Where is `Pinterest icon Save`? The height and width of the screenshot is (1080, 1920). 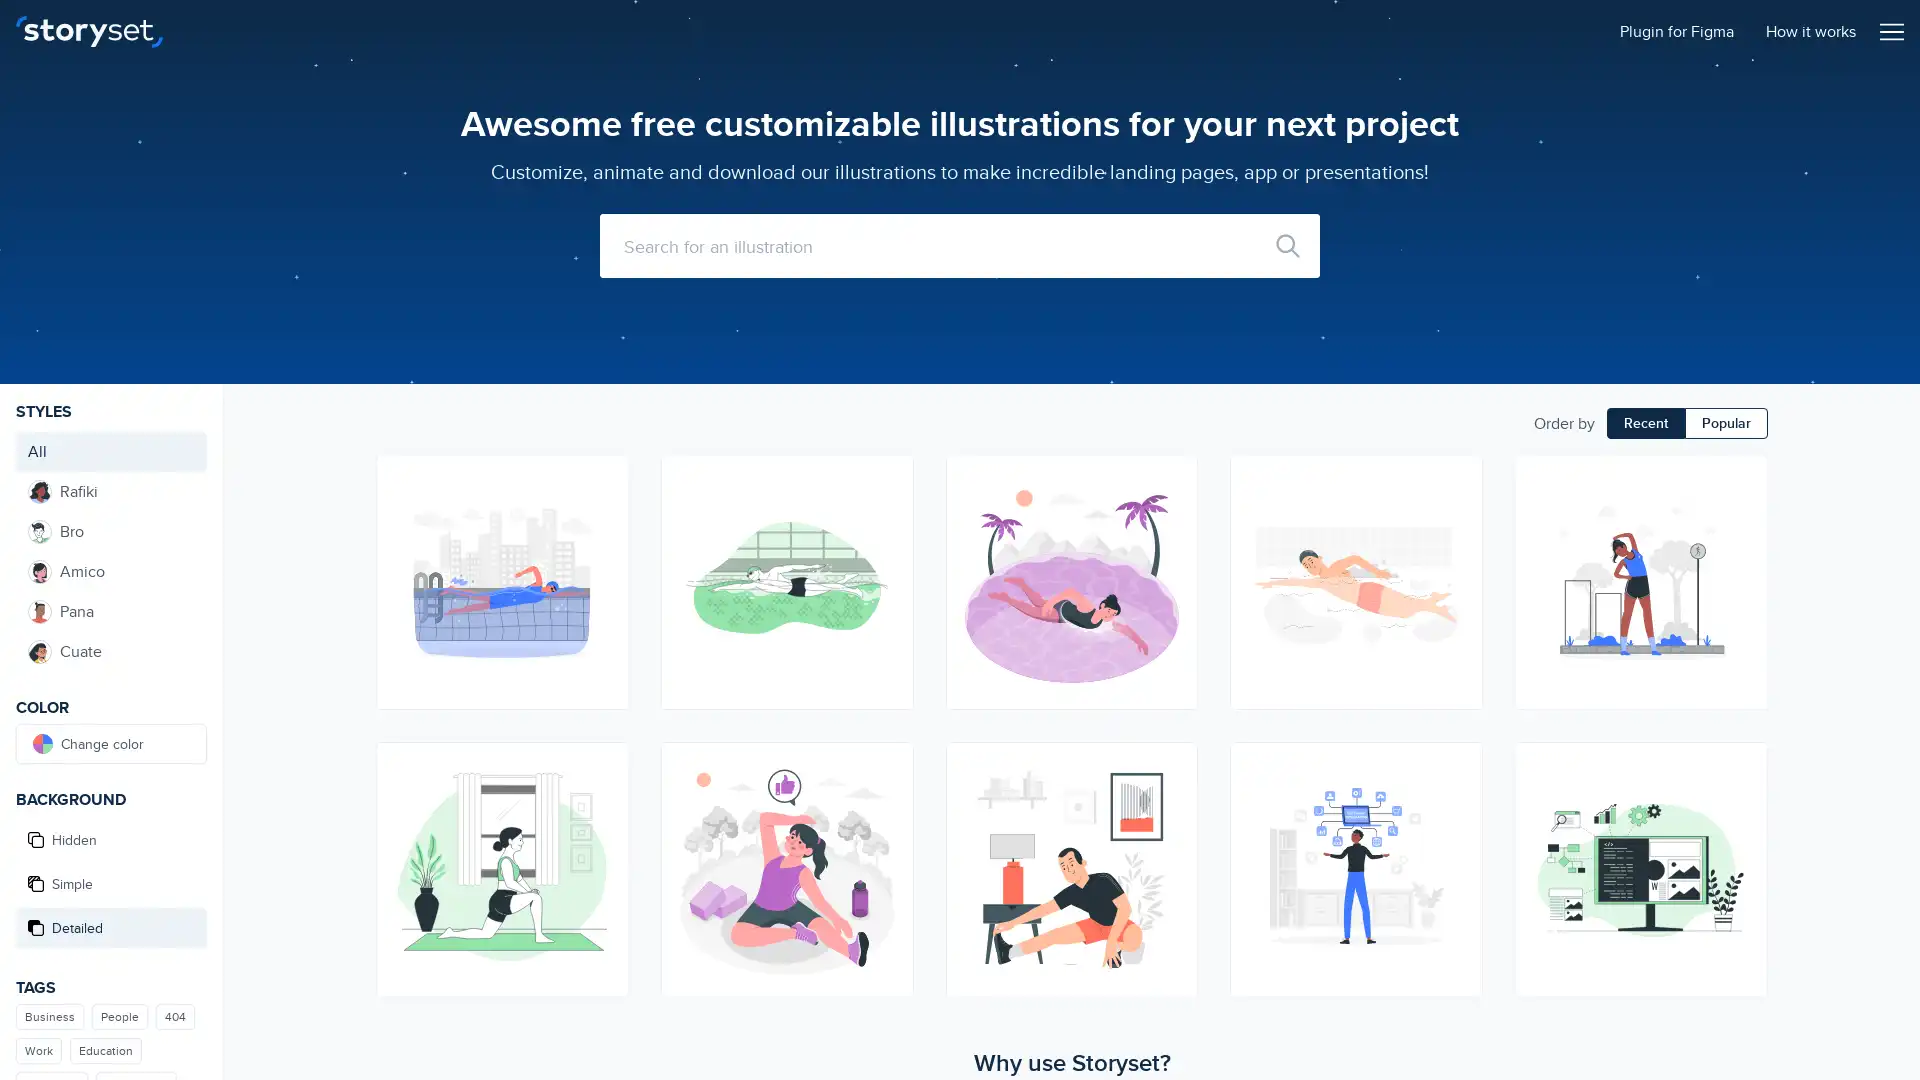 Pinterest icon Save is located at coordinates (602, 551).